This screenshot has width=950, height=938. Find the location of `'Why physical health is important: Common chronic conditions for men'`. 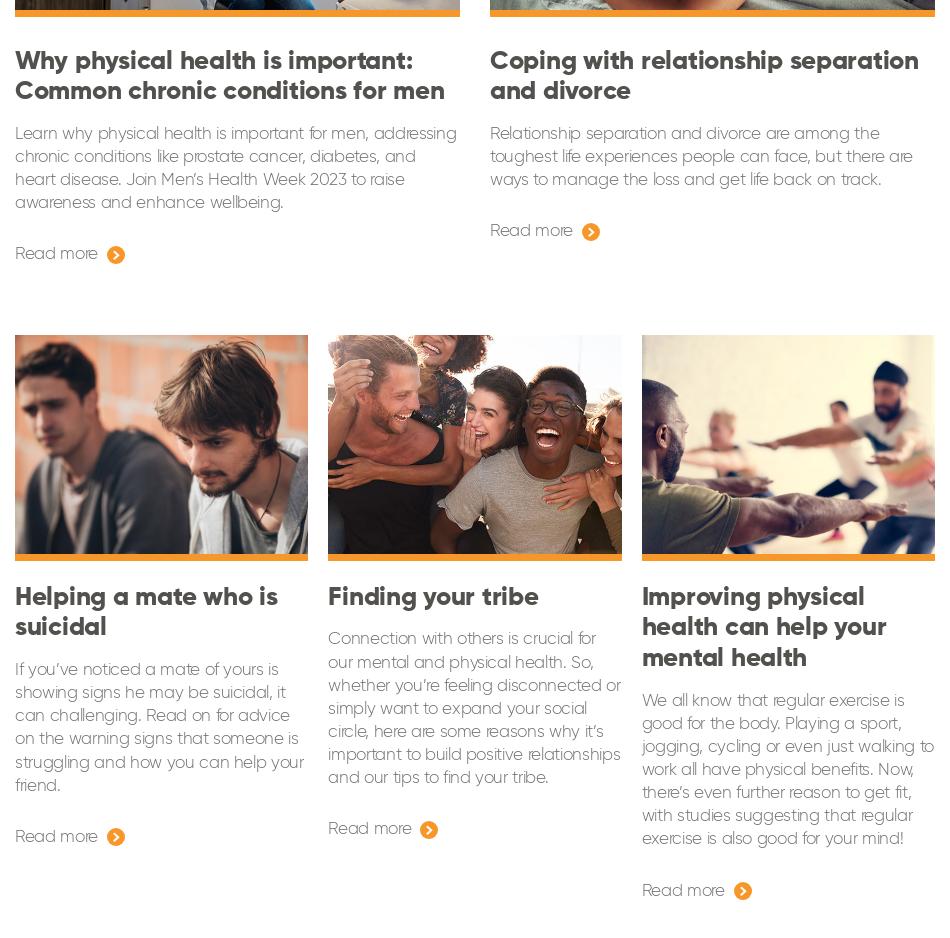

'Why physical health is important: Common chronic conditions for men' is located at coordinates (229, 76).